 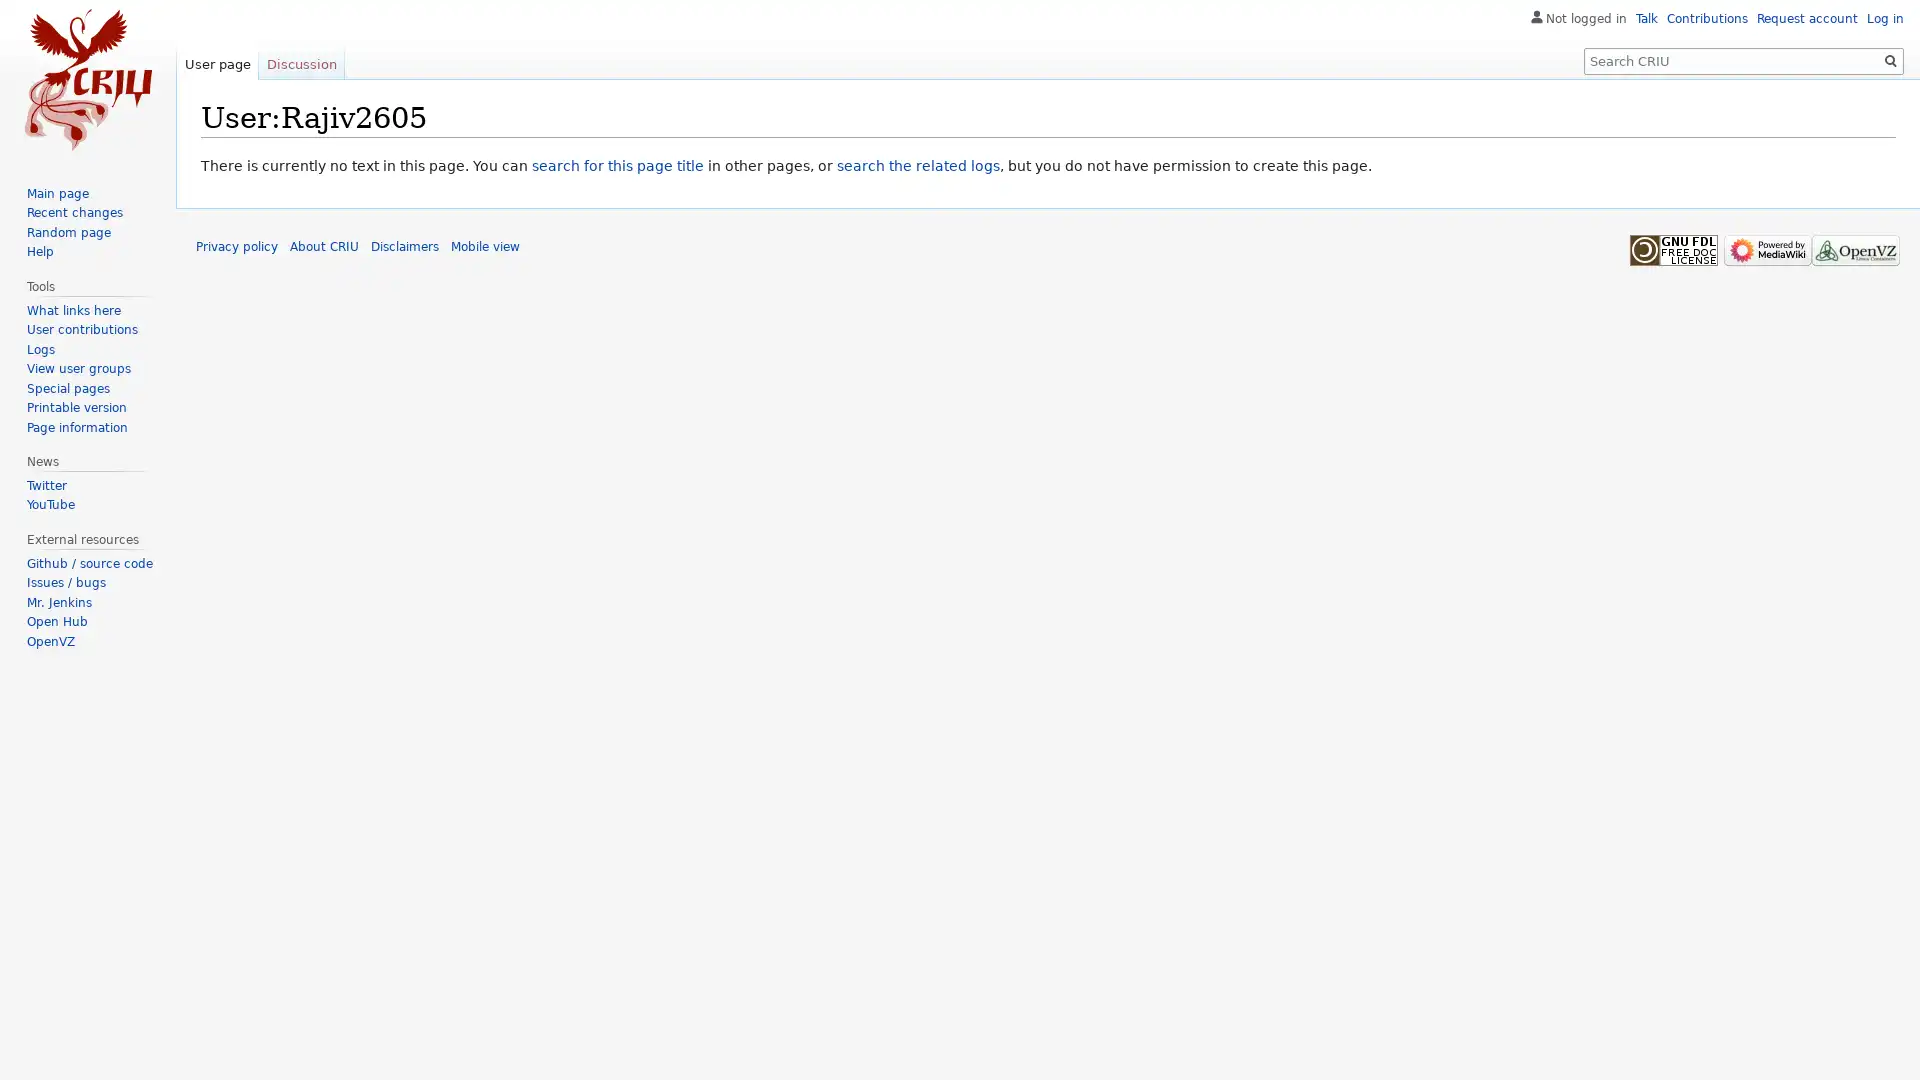 I want to click on Go, so click(x=1890, y=60).